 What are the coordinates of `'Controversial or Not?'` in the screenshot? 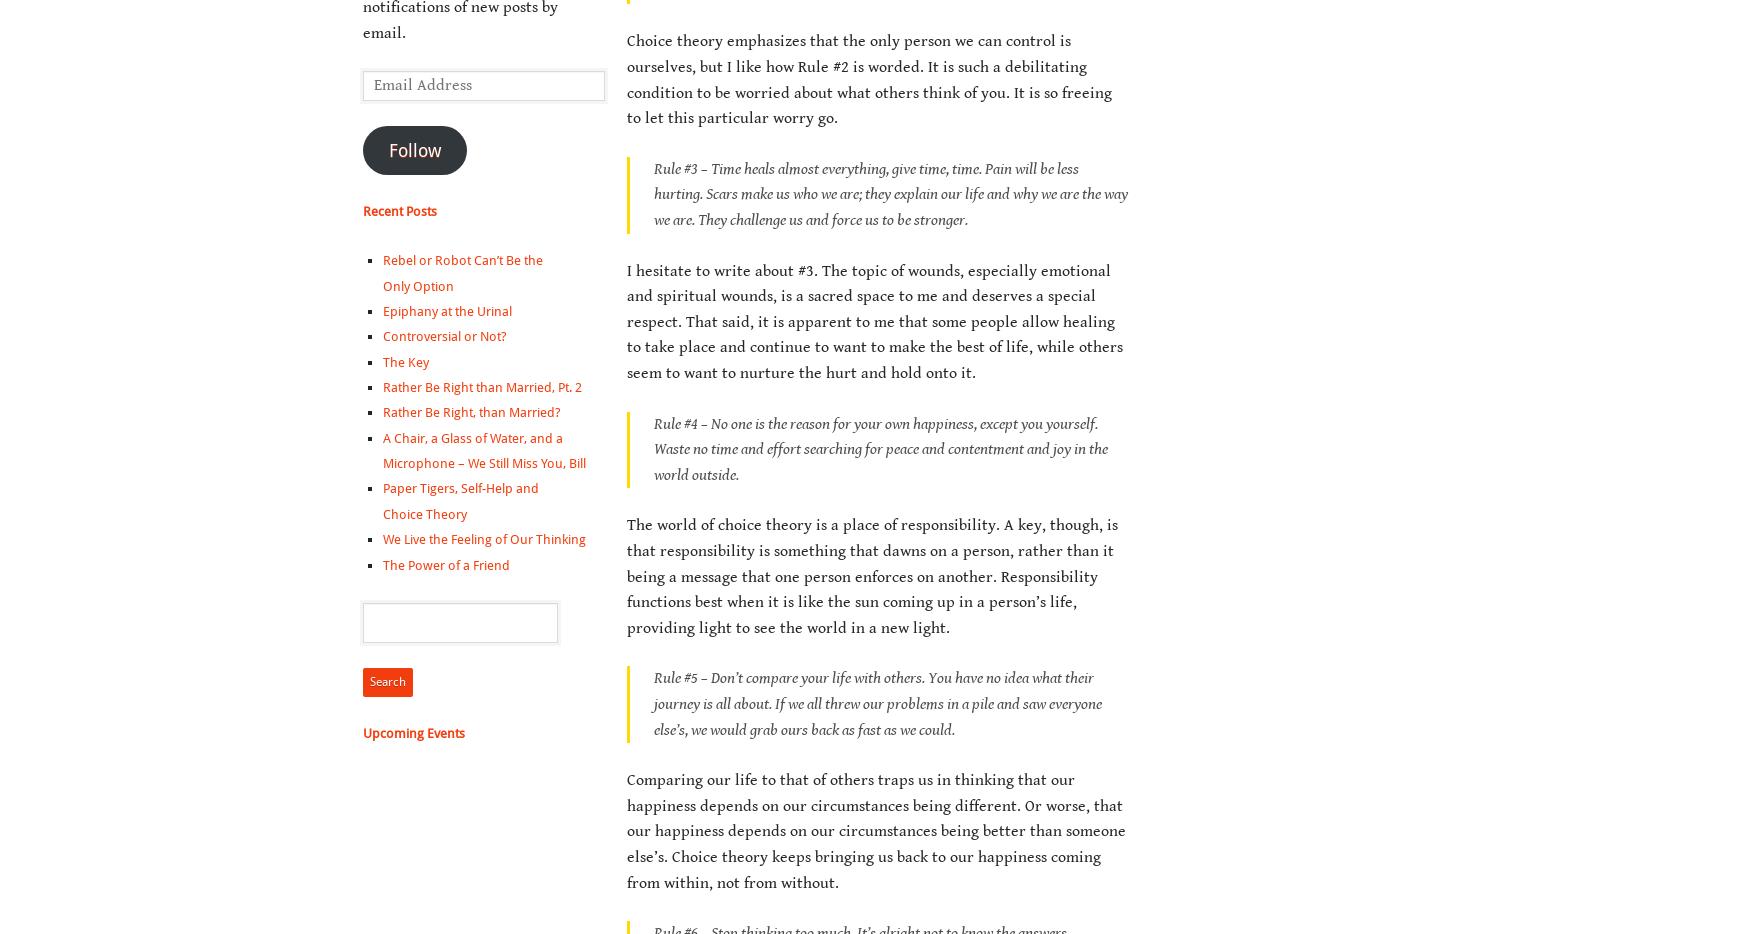 It's located at (443, 336).